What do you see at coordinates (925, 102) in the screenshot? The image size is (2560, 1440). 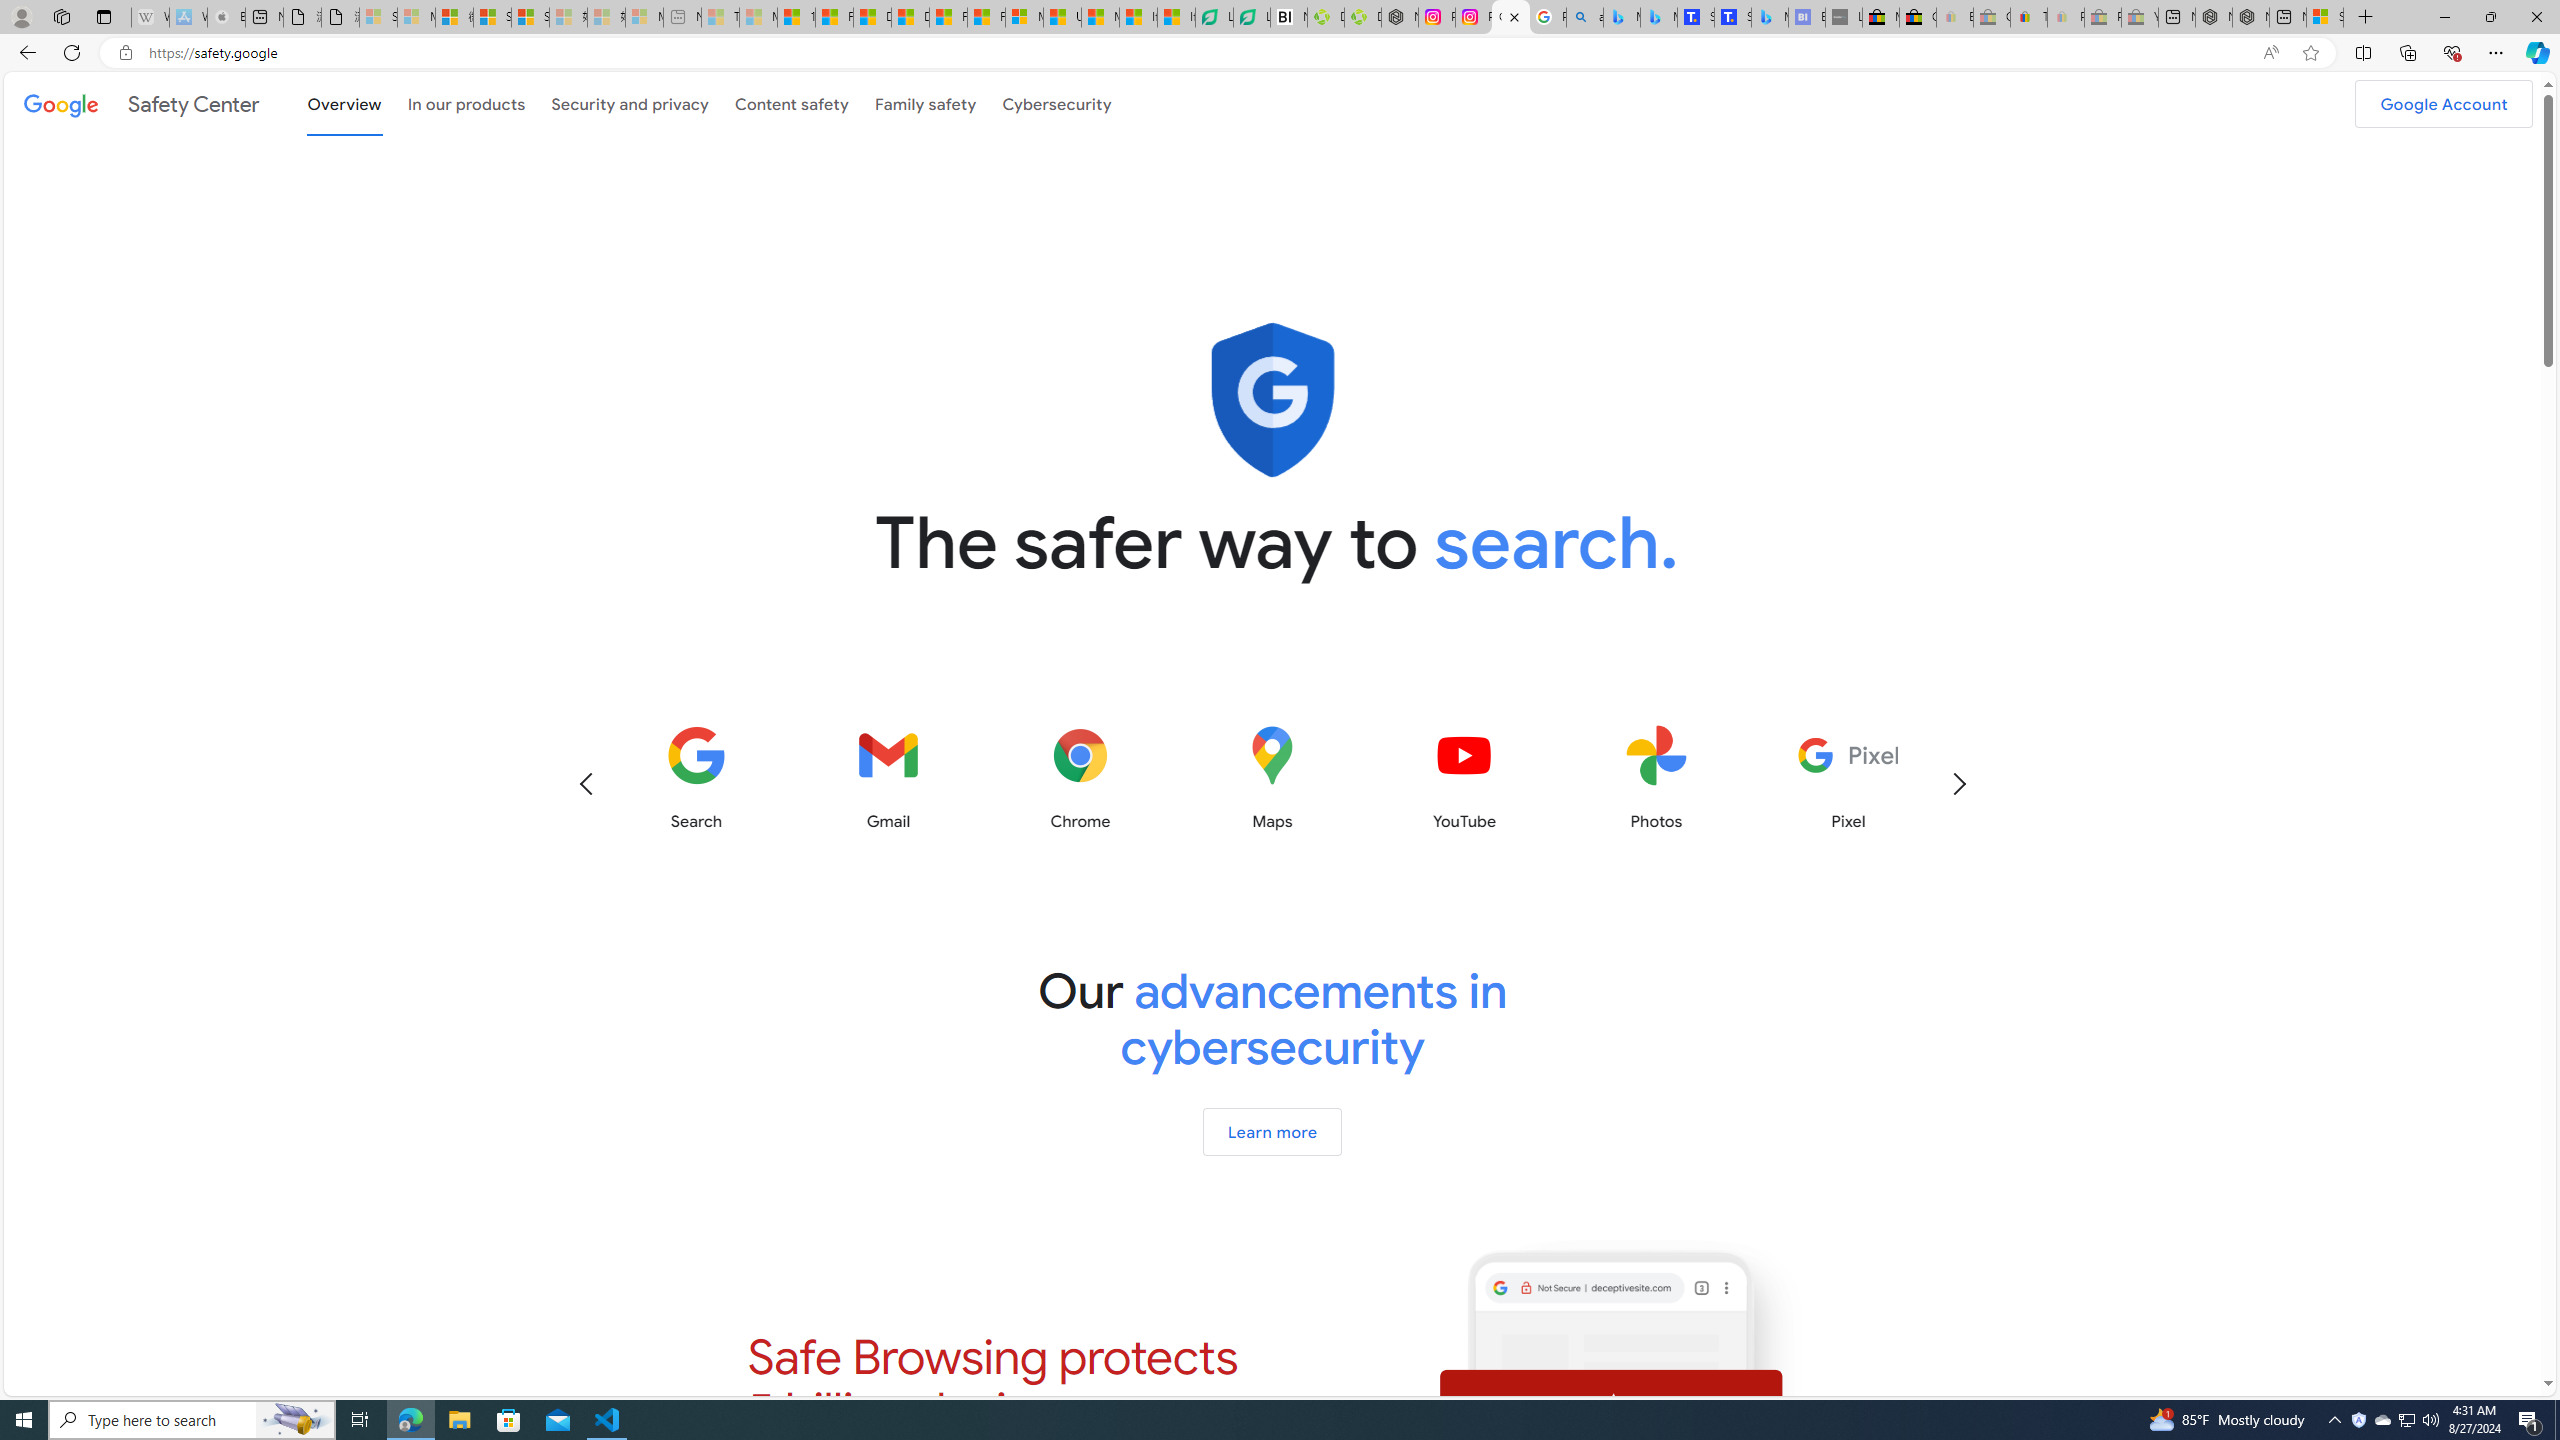 I see `'Family safety'` at bounding box center [925, 102].